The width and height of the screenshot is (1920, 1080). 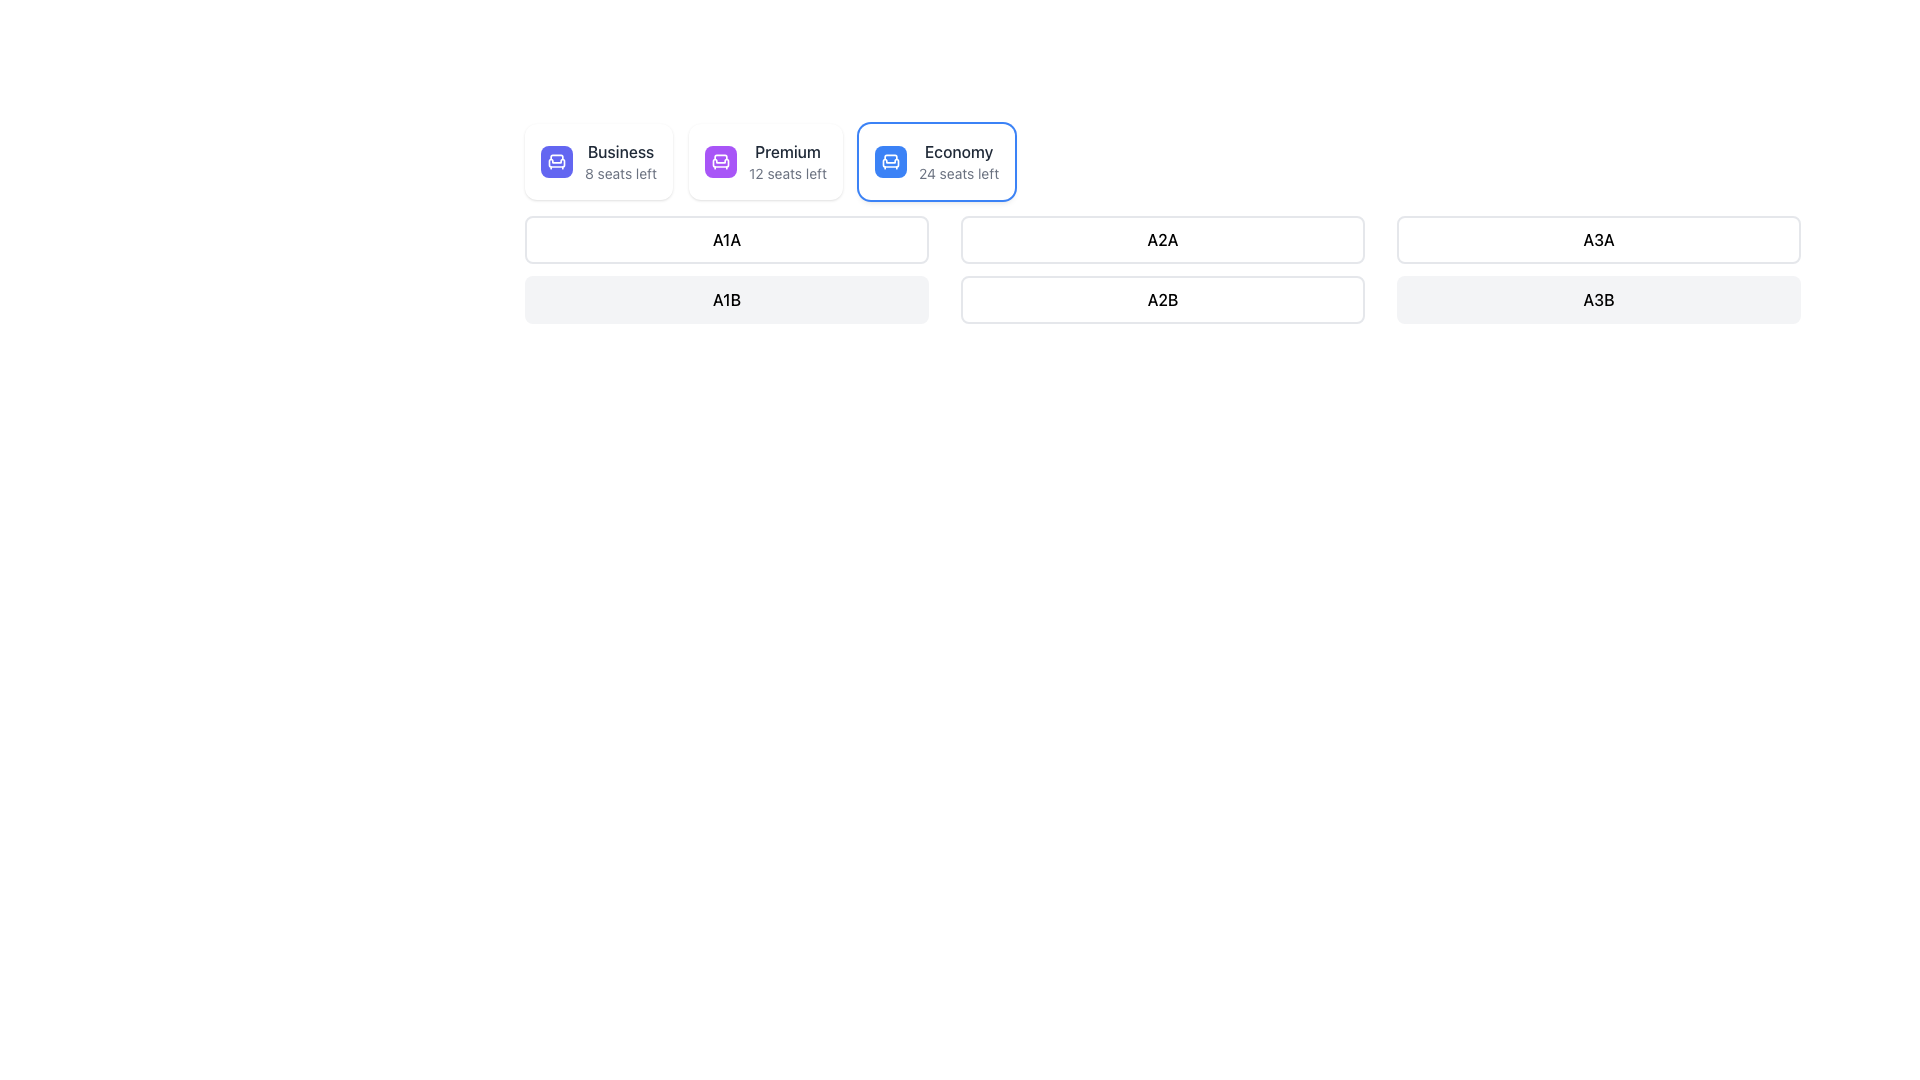 I want to click on the Text label in the top-left section of the visible area that denotes a specific category or class related to travel or ticketing, so click(x=619, y=150).